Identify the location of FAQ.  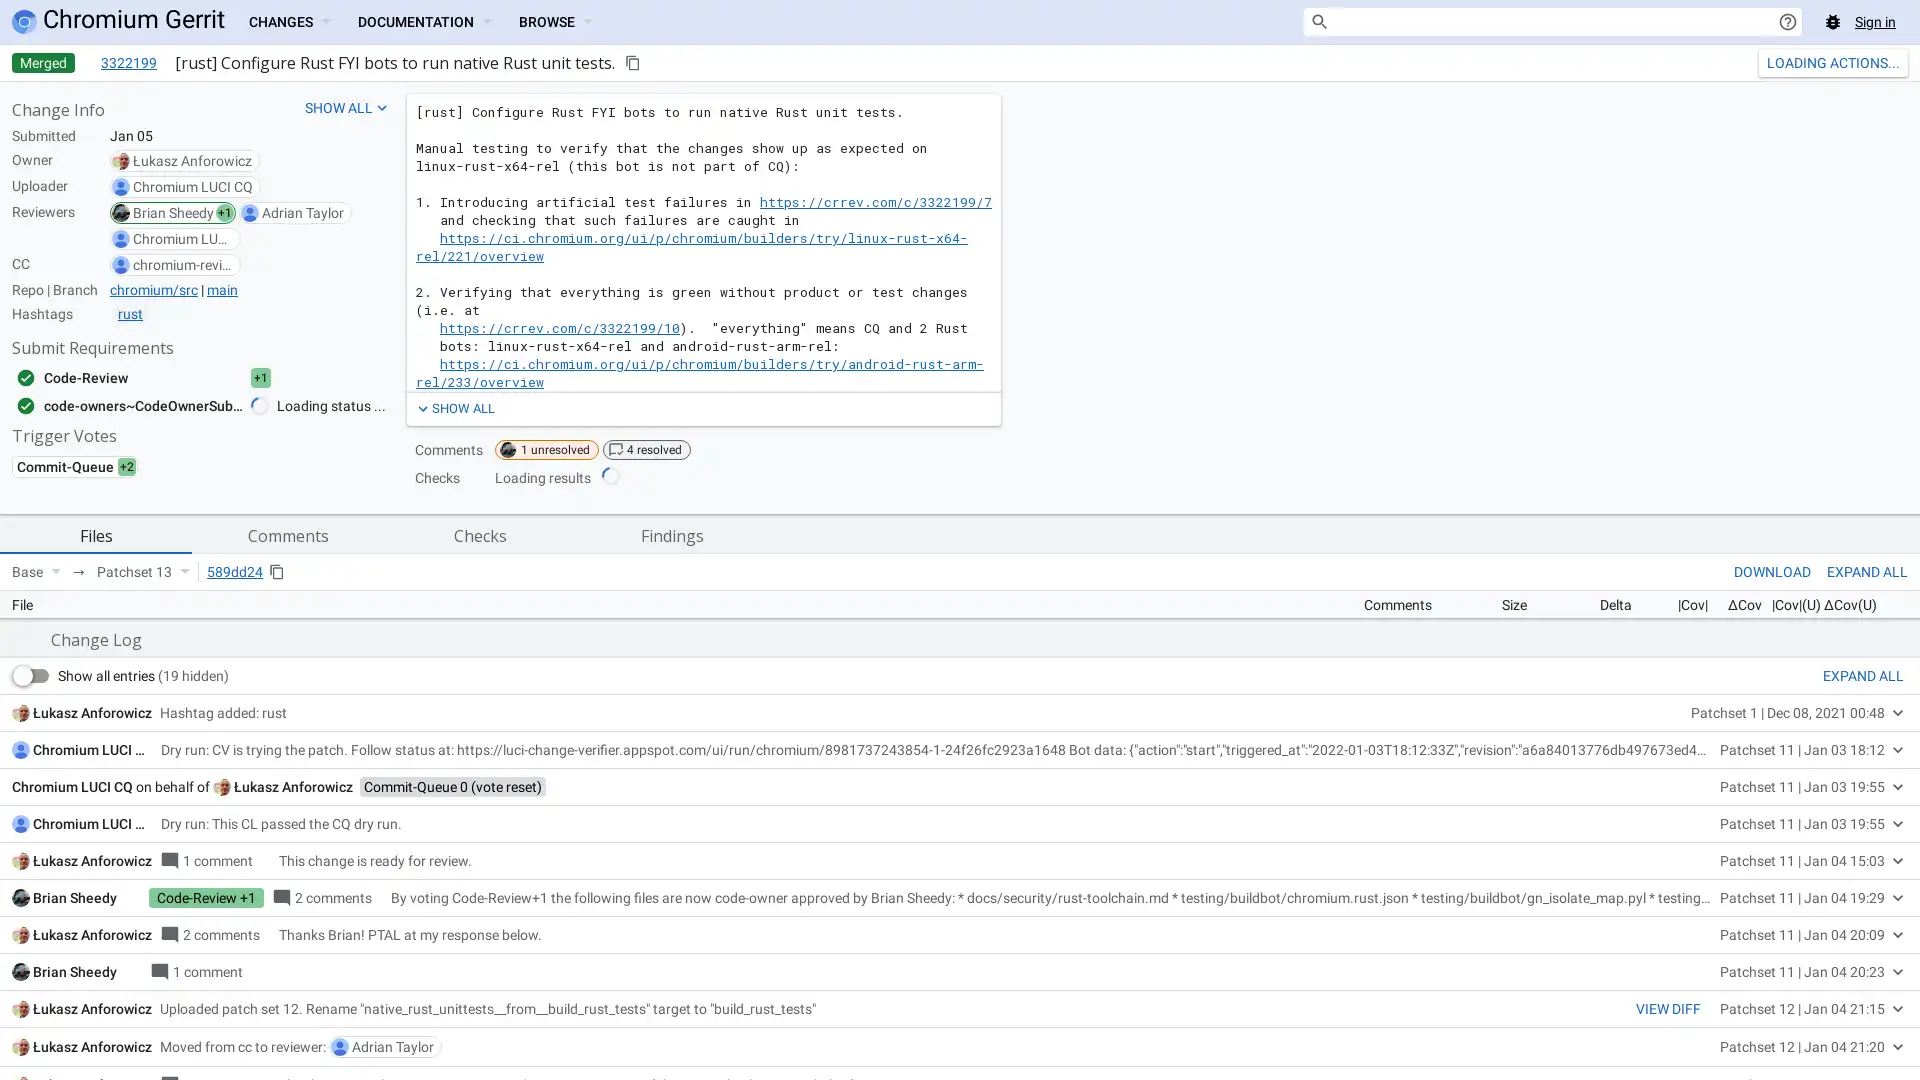
(1806, 870).